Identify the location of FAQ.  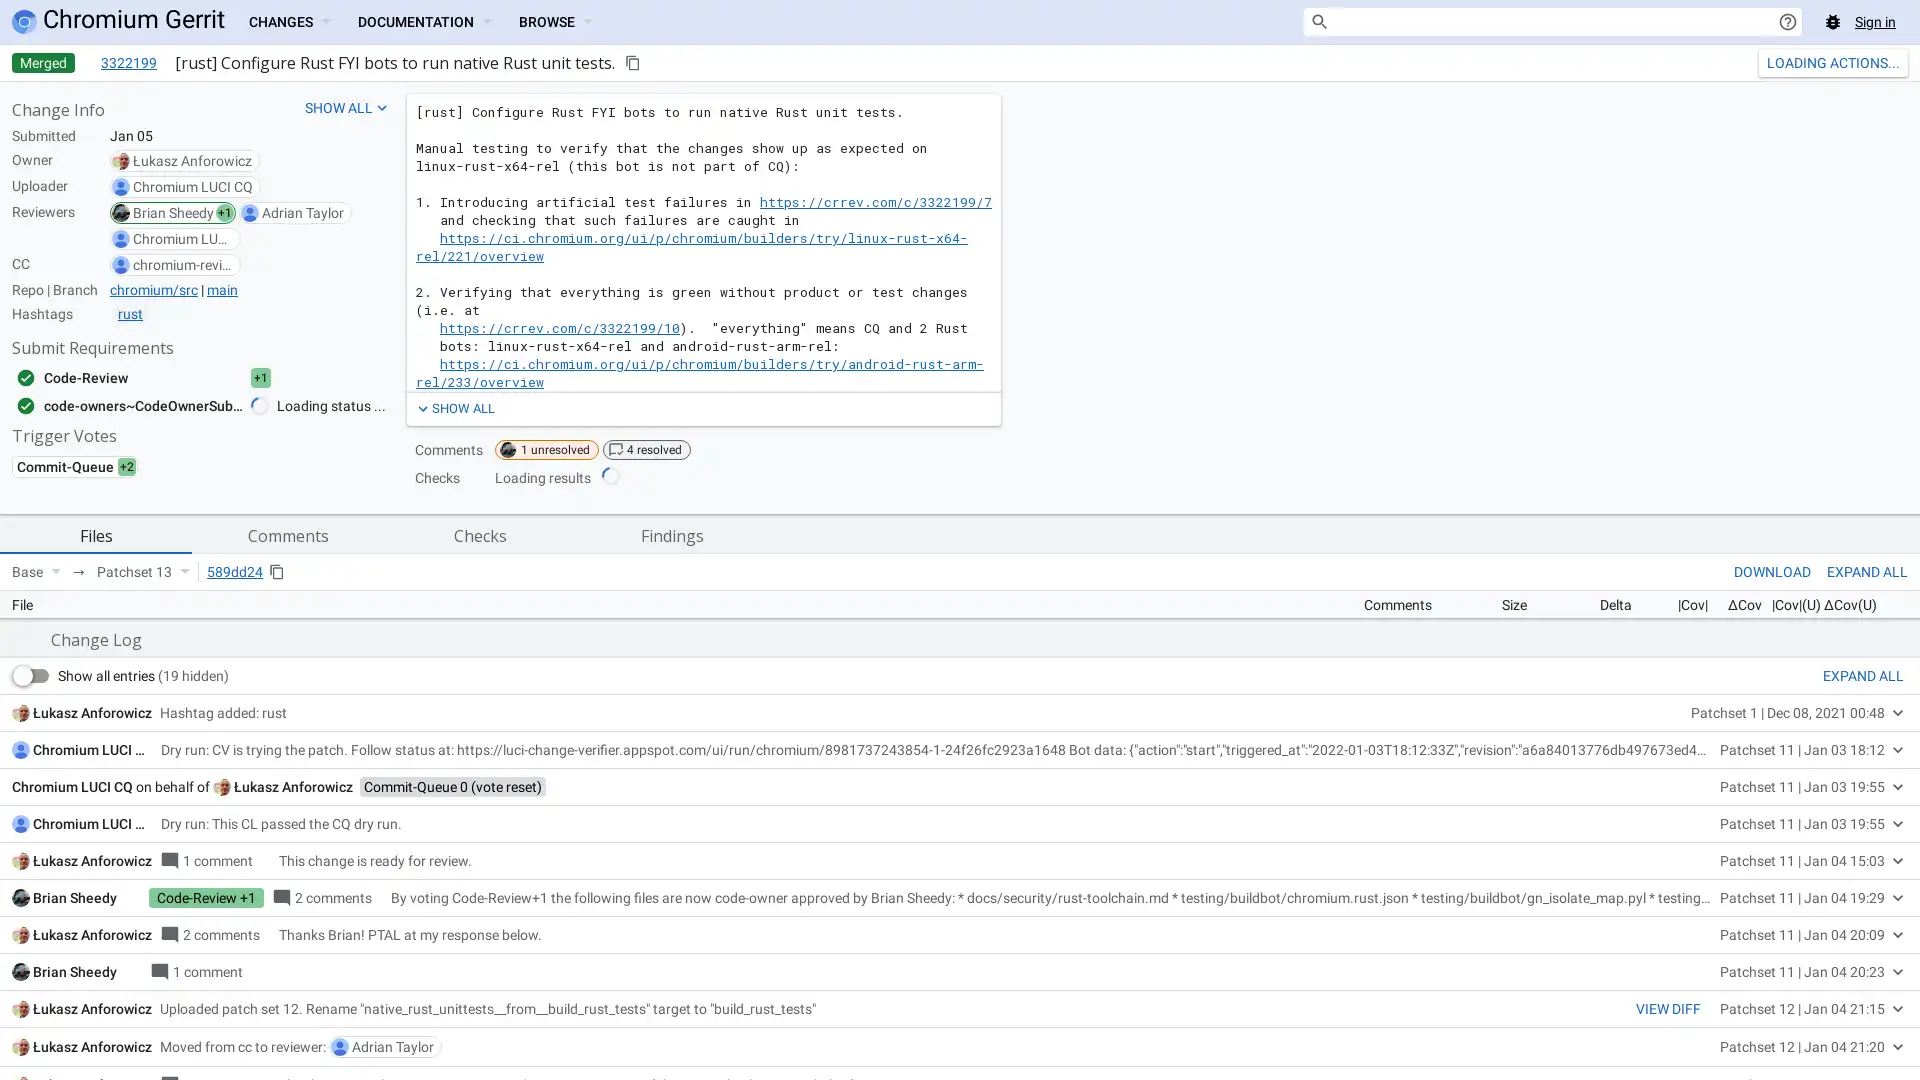
(1806, 870).